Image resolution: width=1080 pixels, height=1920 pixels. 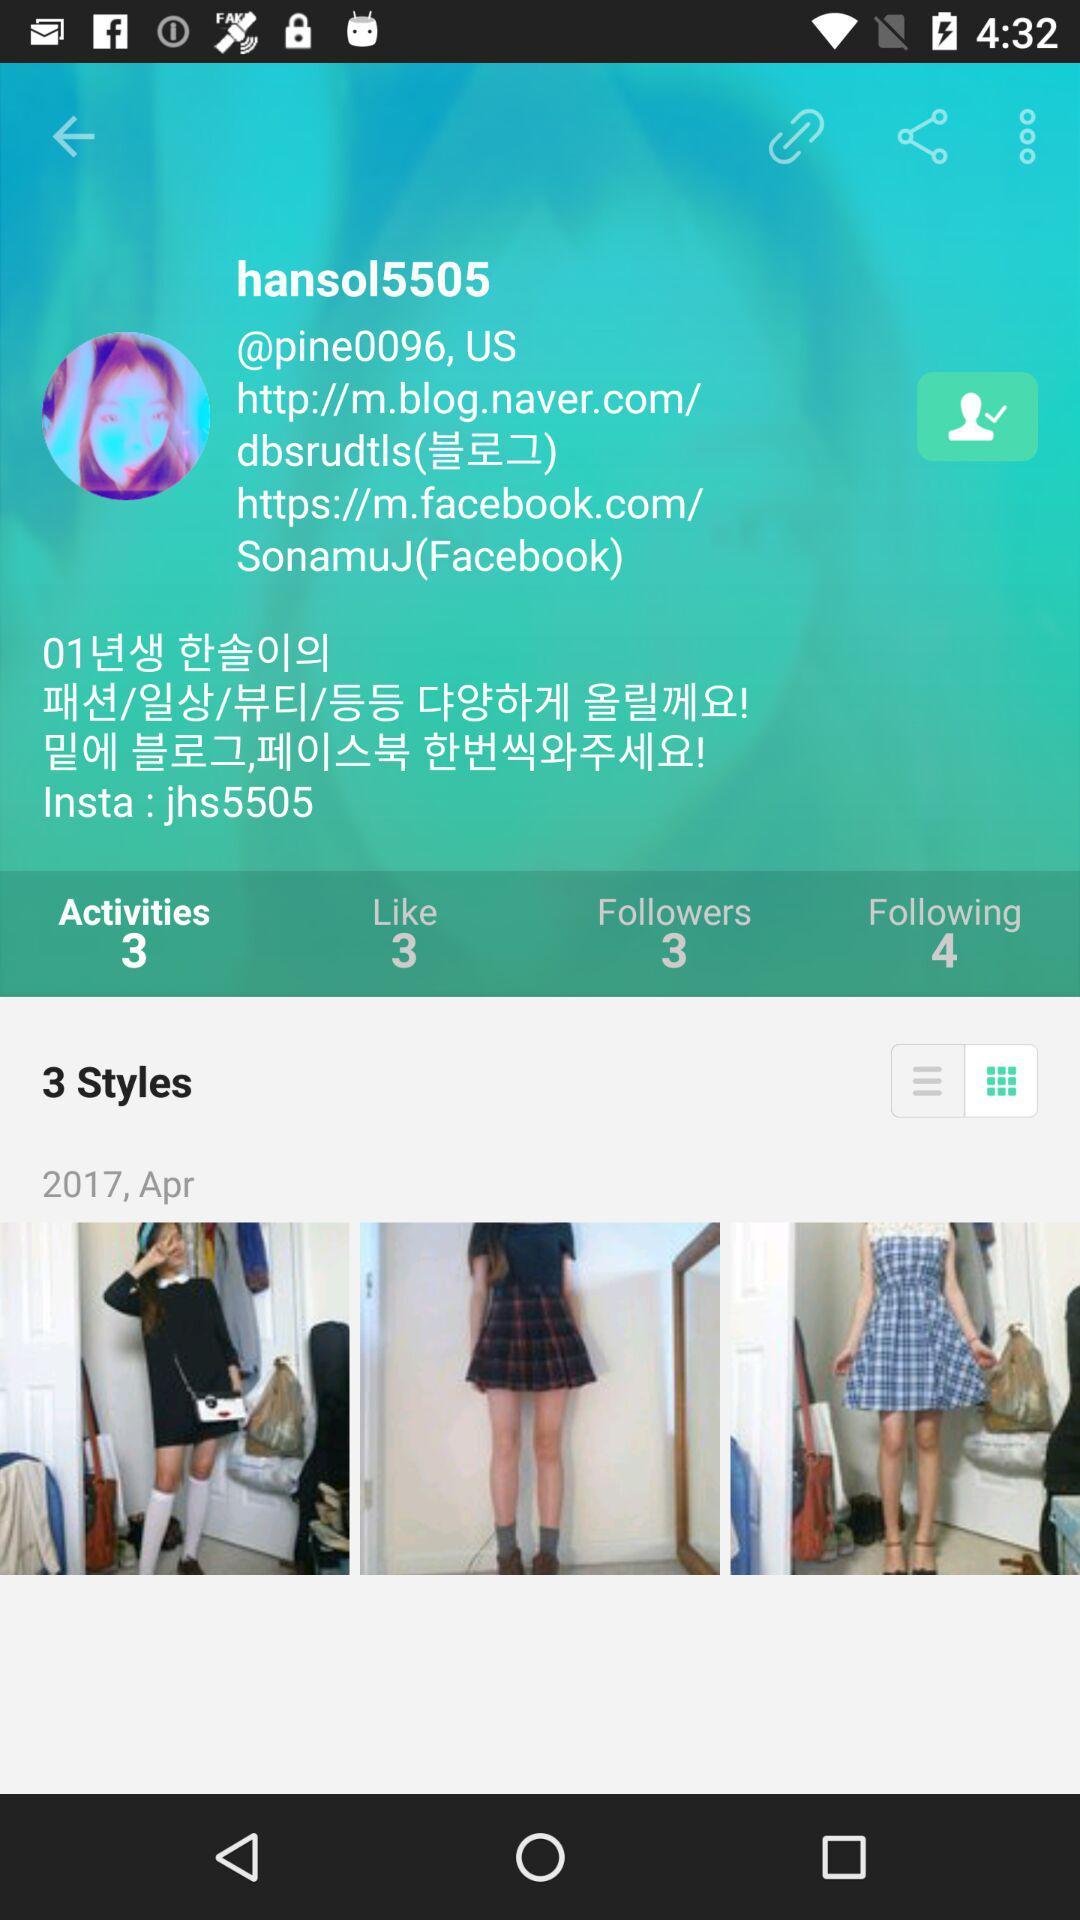 What do you see at coordinates (905, 1397) in the screenshot?
I see `selected` at bounding box center [905, 1397].